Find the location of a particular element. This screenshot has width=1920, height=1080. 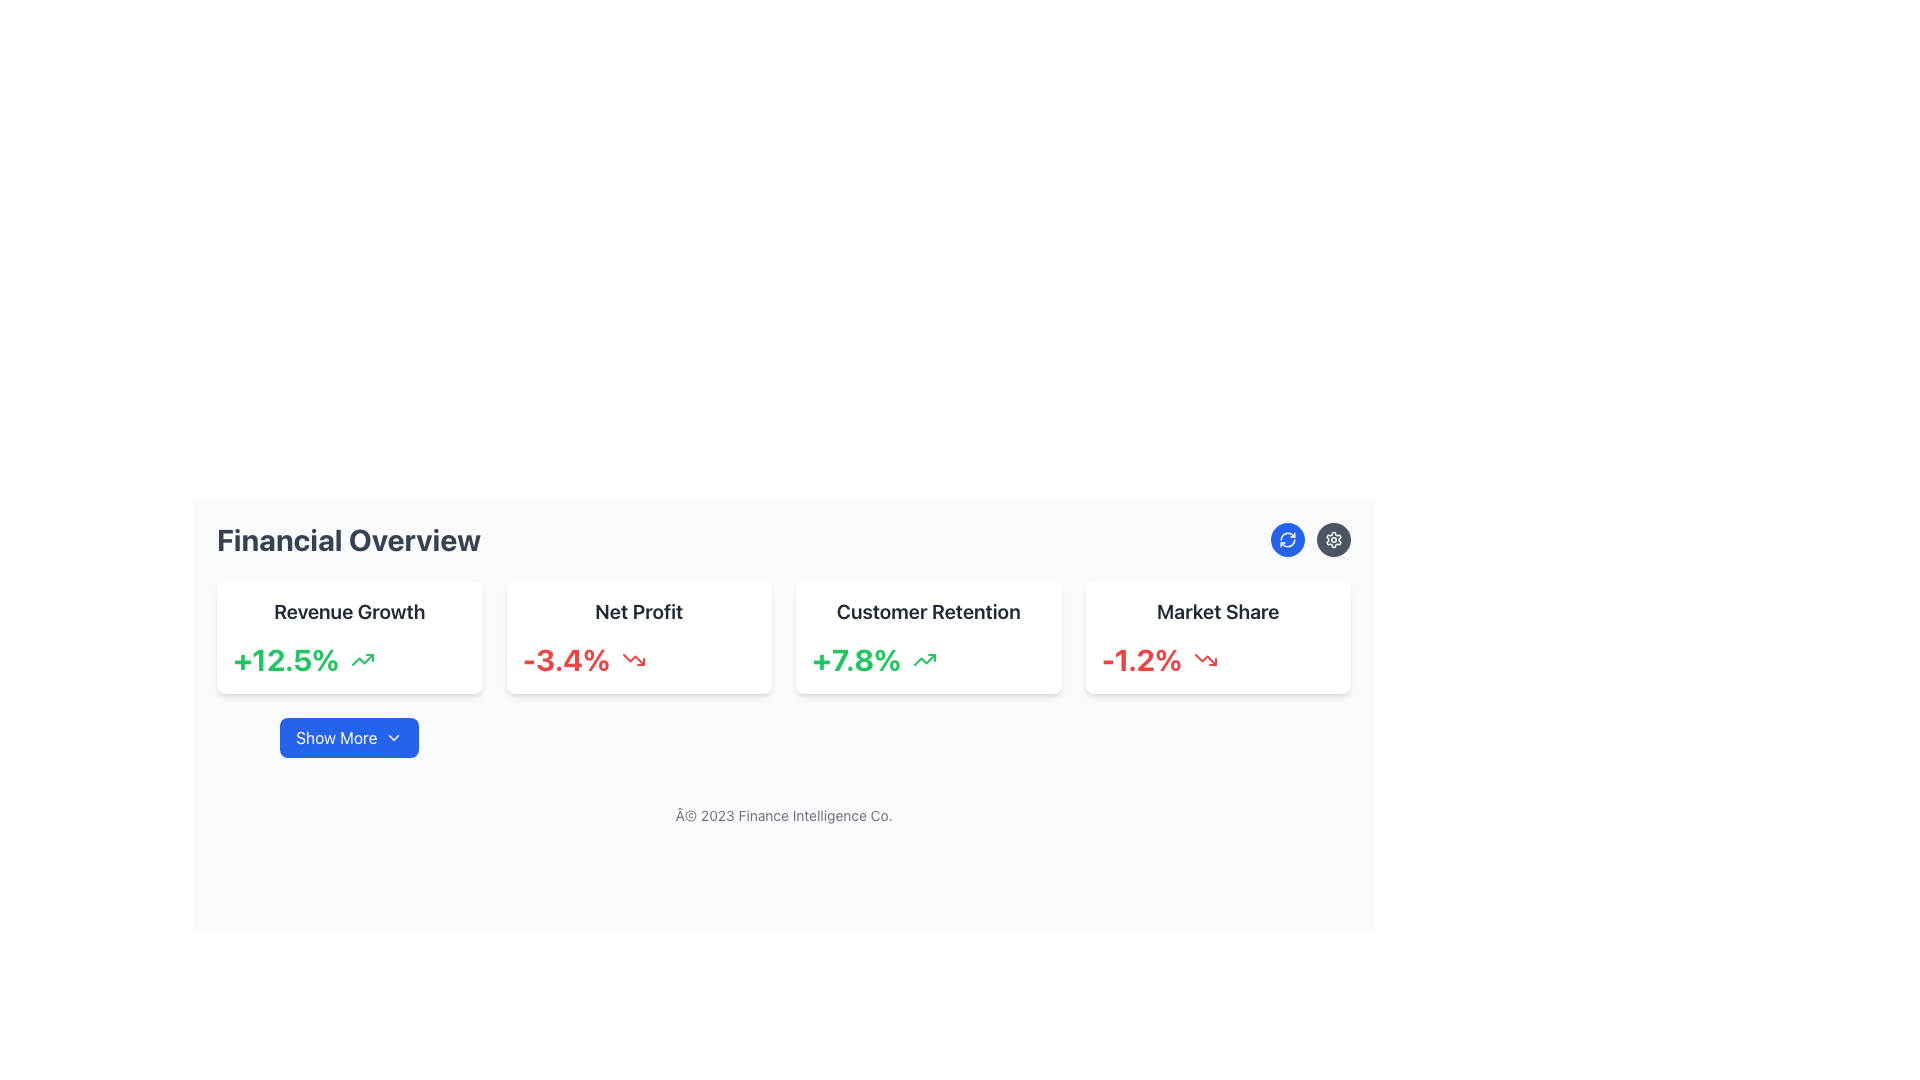

text value '-3.4%' displayed in bold red font, accompanied by a downward-facing arrow symbol, located under the 'Net Profit' title is located at coordinates (638, 659).